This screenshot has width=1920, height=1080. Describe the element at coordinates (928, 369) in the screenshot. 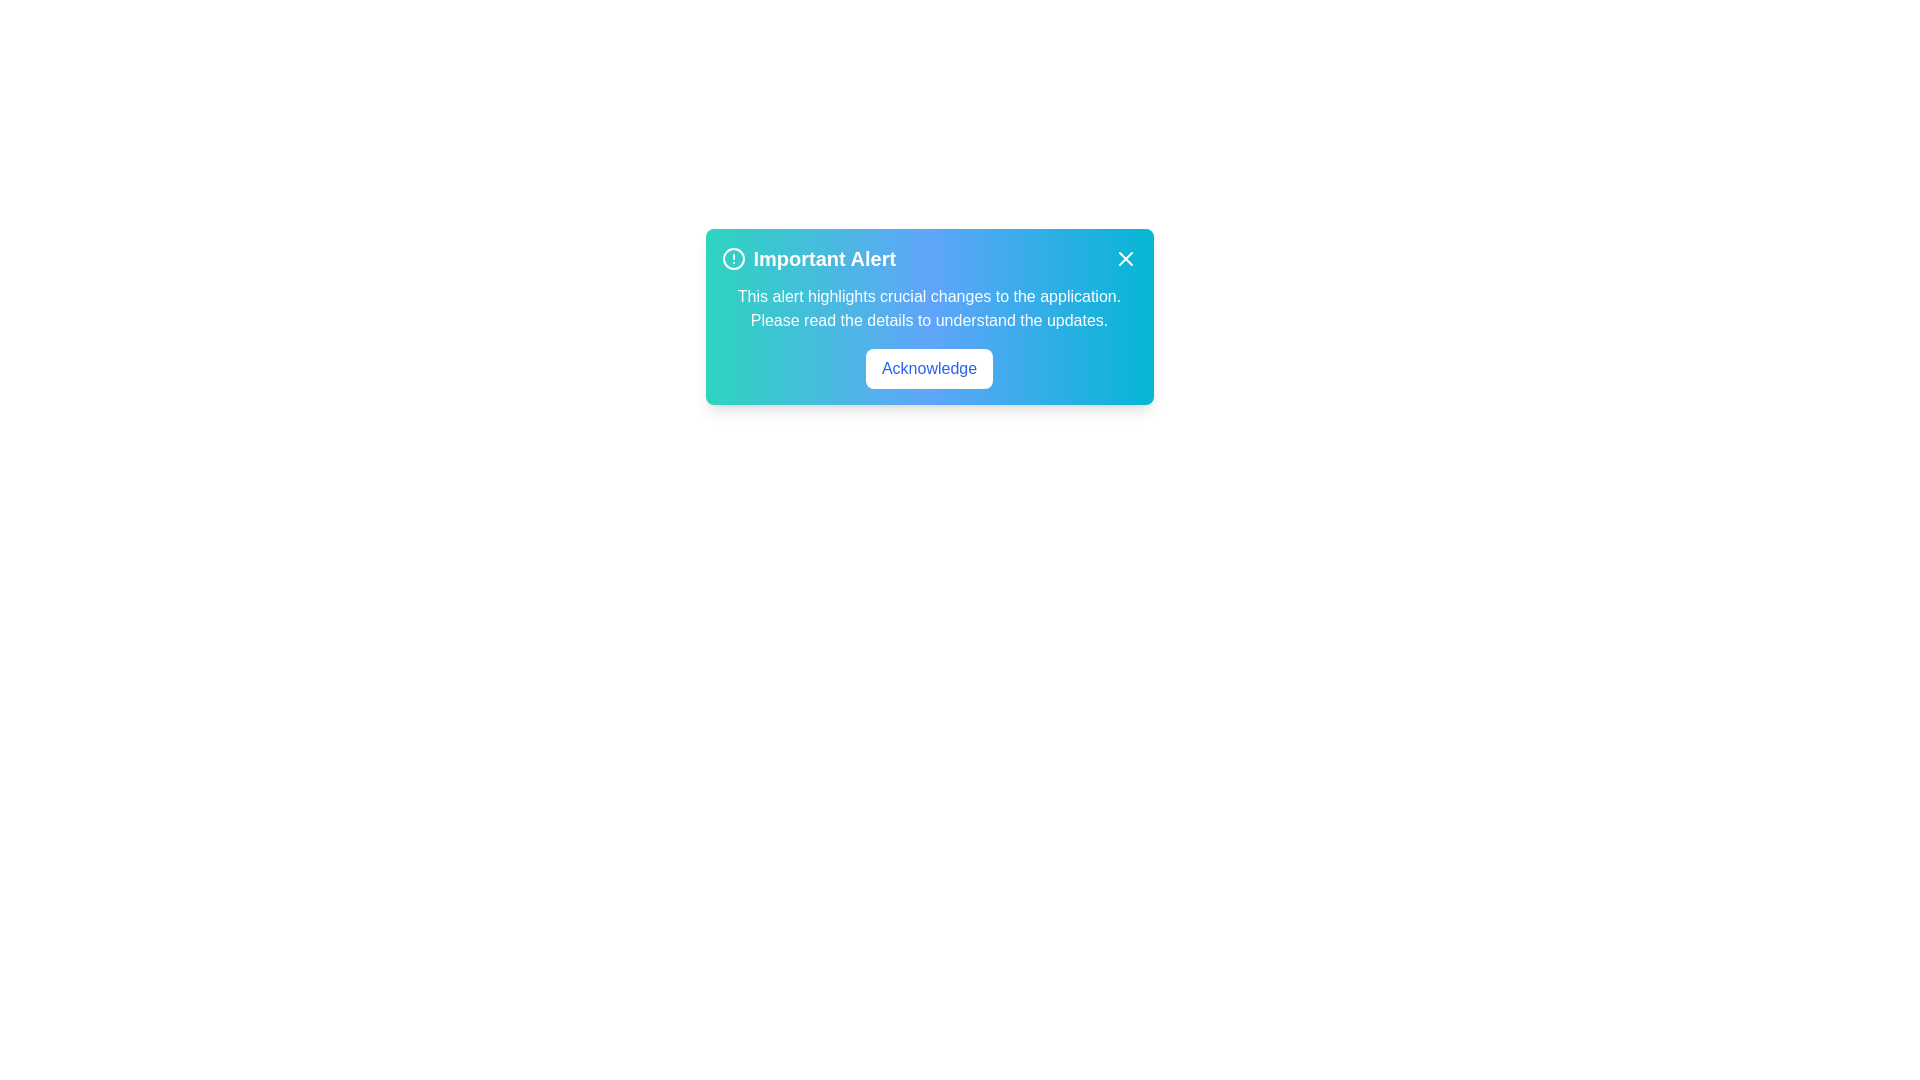

I see `'Acknowledge' button to confirm the alert` at that location.